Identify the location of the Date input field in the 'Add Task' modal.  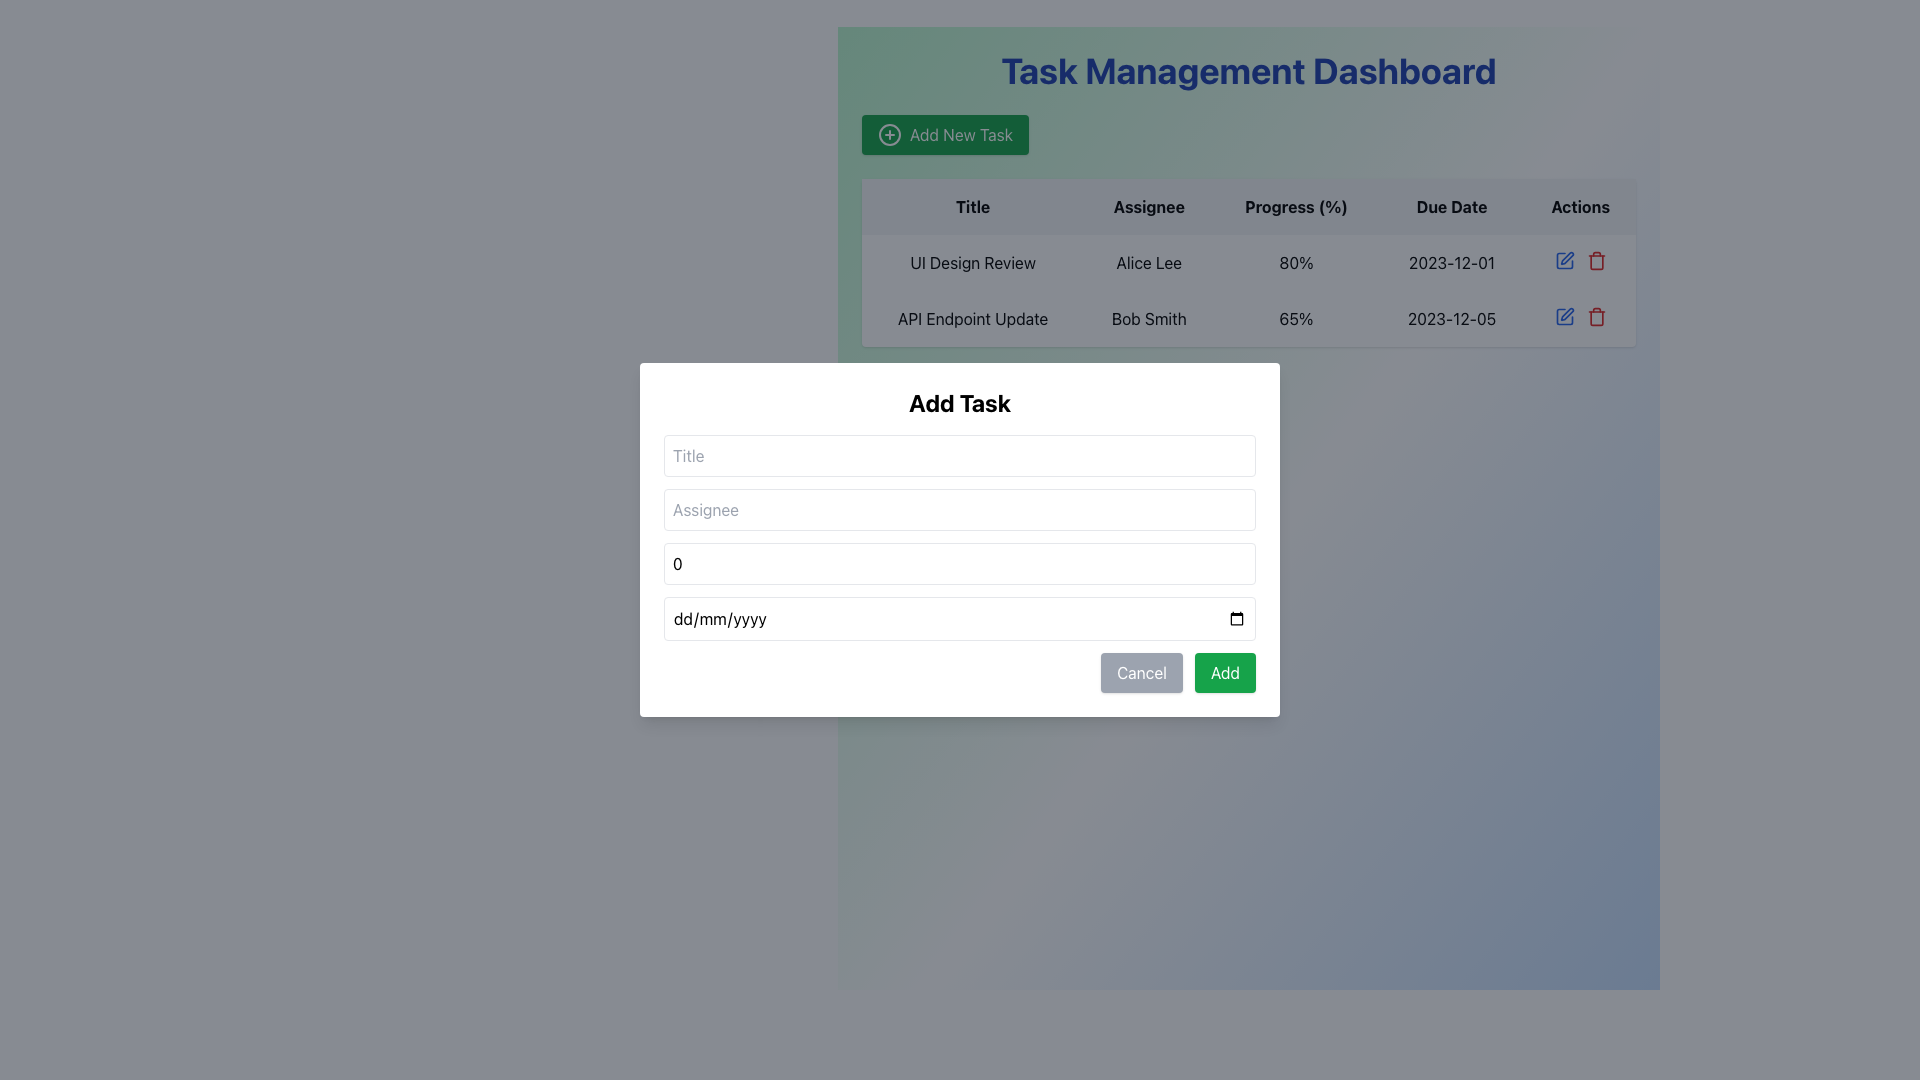
(960, 617).